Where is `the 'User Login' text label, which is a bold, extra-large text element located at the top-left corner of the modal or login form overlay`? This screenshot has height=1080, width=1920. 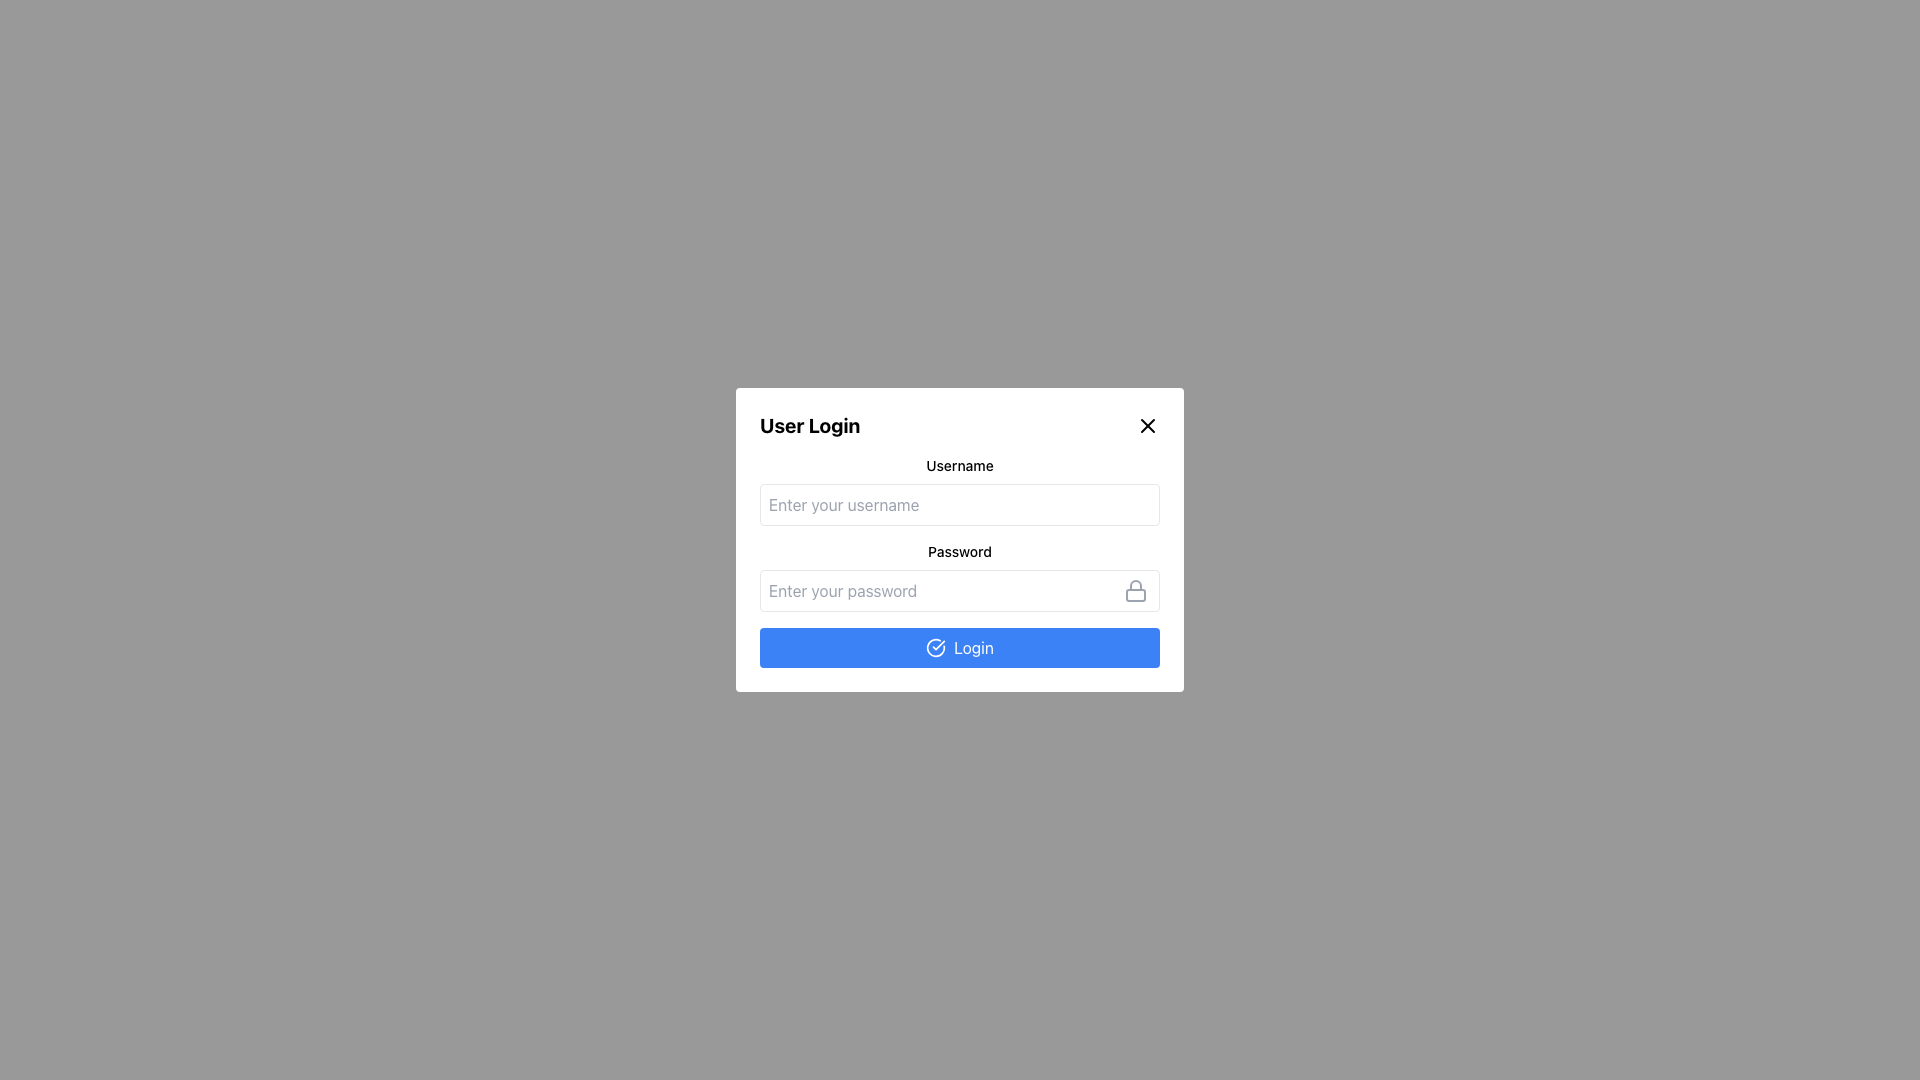 the 'User Login' text label, which is a bold, extra-large text element located at the top-left corner of the modal or login form overlay is located at coordinates (810, 424).